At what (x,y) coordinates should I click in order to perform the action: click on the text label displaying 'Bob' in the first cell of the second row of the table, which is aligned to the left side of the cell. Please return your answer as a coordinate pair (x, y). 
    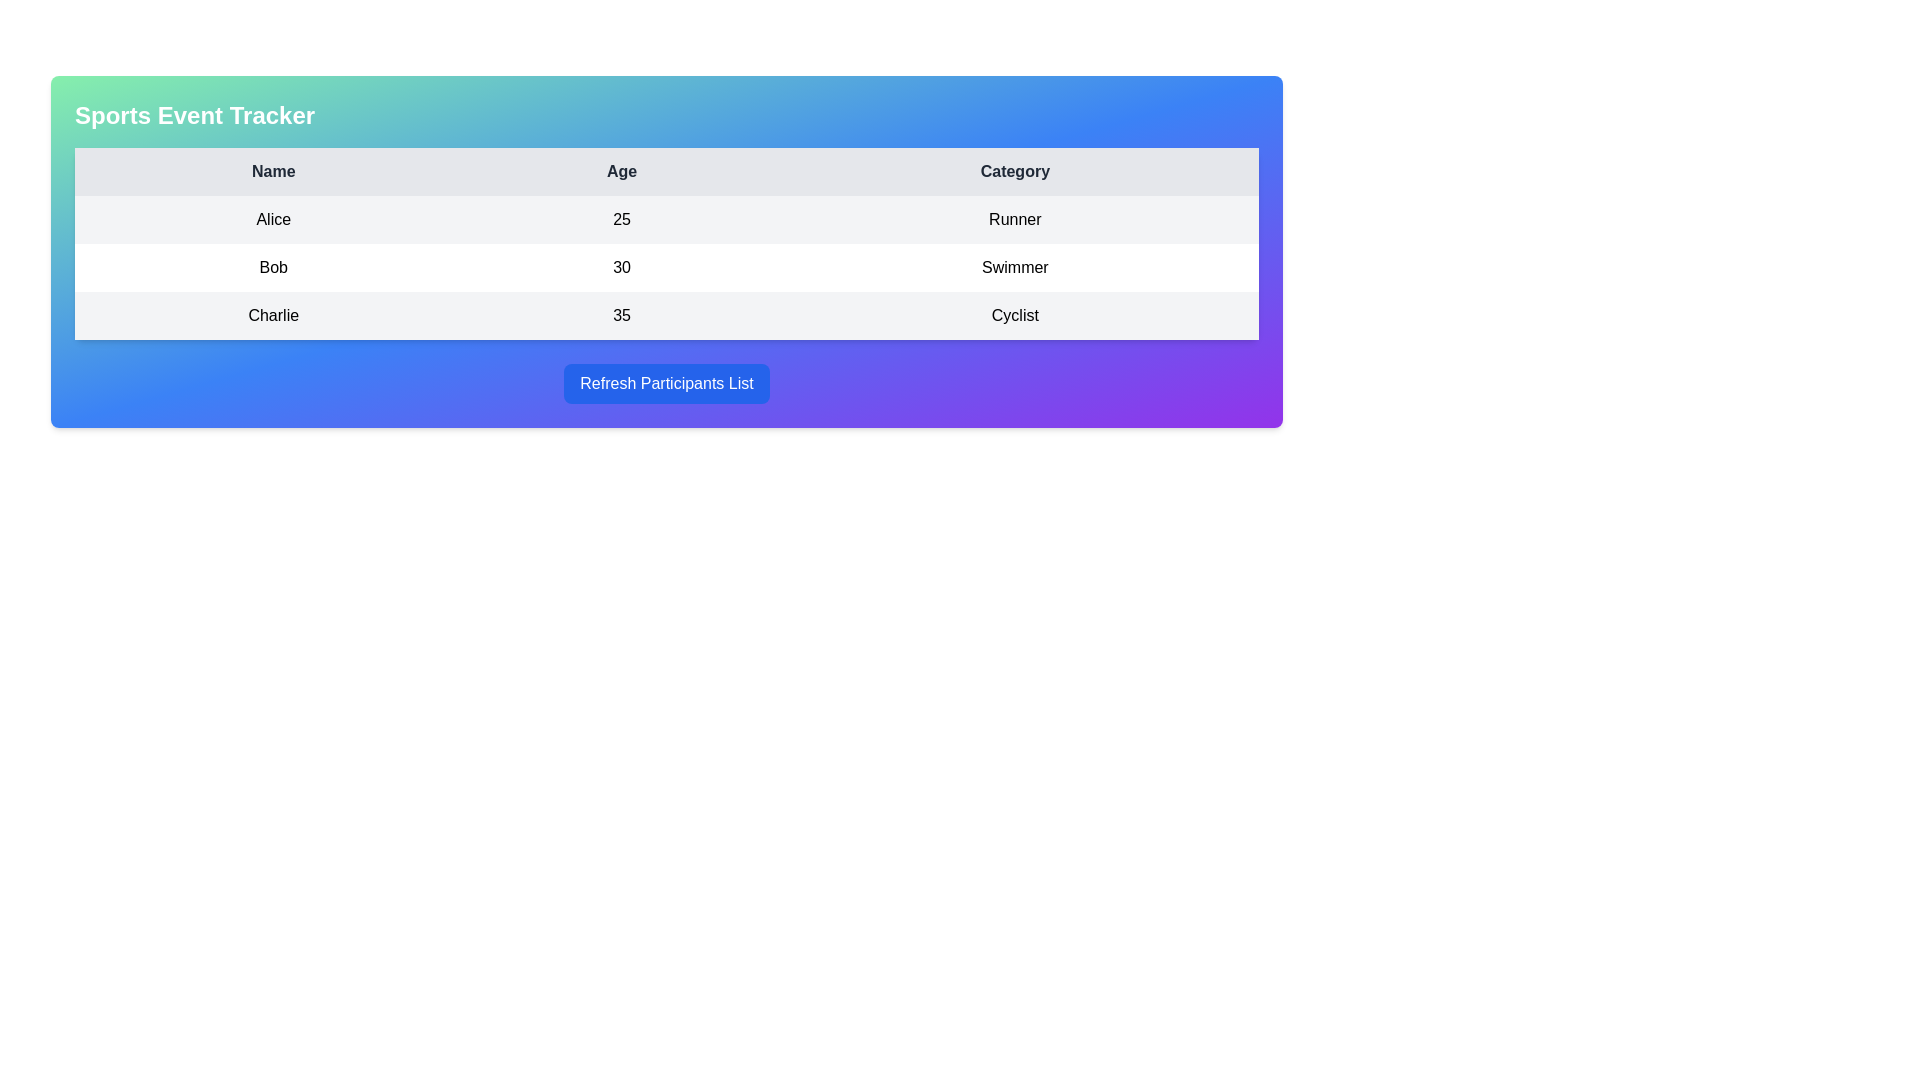
    Looking at the image, I should click on (272, 266).